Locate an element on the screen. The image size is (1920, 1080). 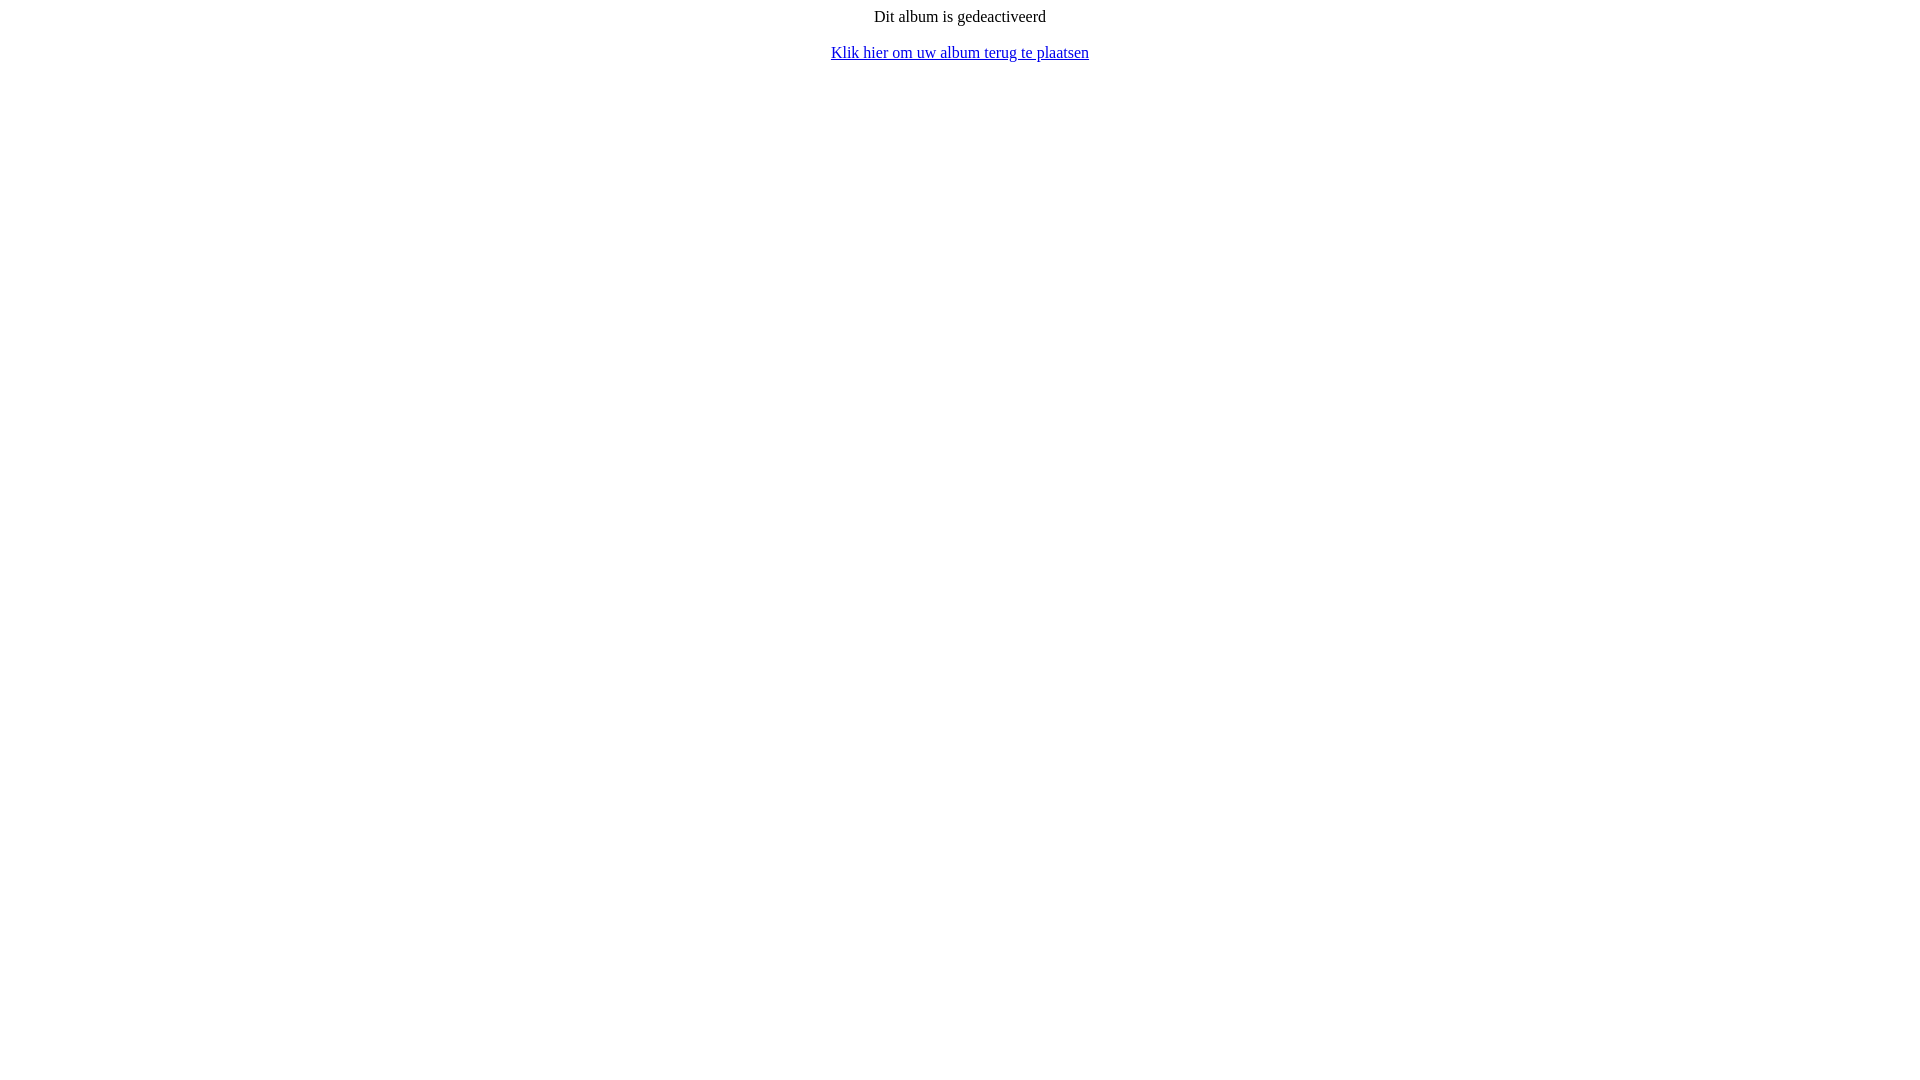
'Klik hier om uw album terug te plaatsen' is located at coordinates (830, 51).